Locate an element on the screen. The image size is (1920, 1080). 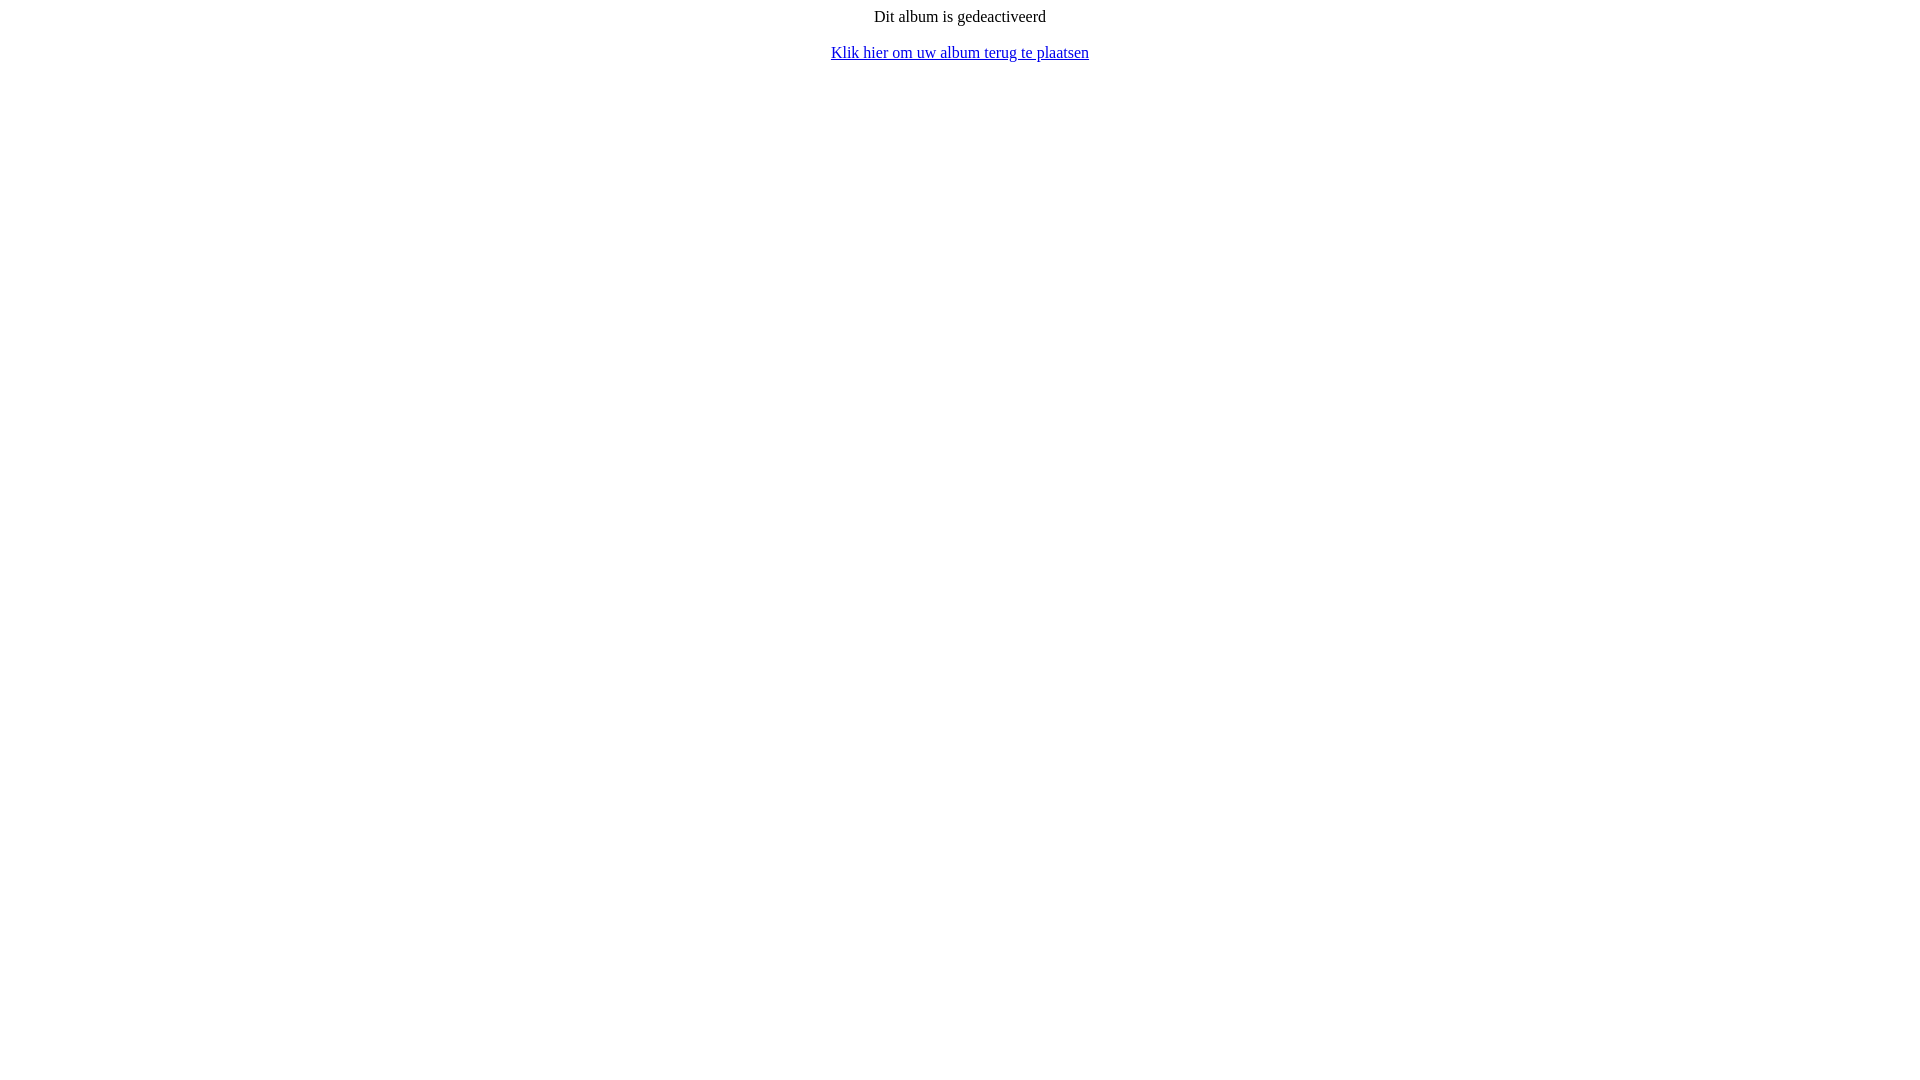
'Klik hier om uw album terug te plaatsen' is located at coordinates (830, 51).